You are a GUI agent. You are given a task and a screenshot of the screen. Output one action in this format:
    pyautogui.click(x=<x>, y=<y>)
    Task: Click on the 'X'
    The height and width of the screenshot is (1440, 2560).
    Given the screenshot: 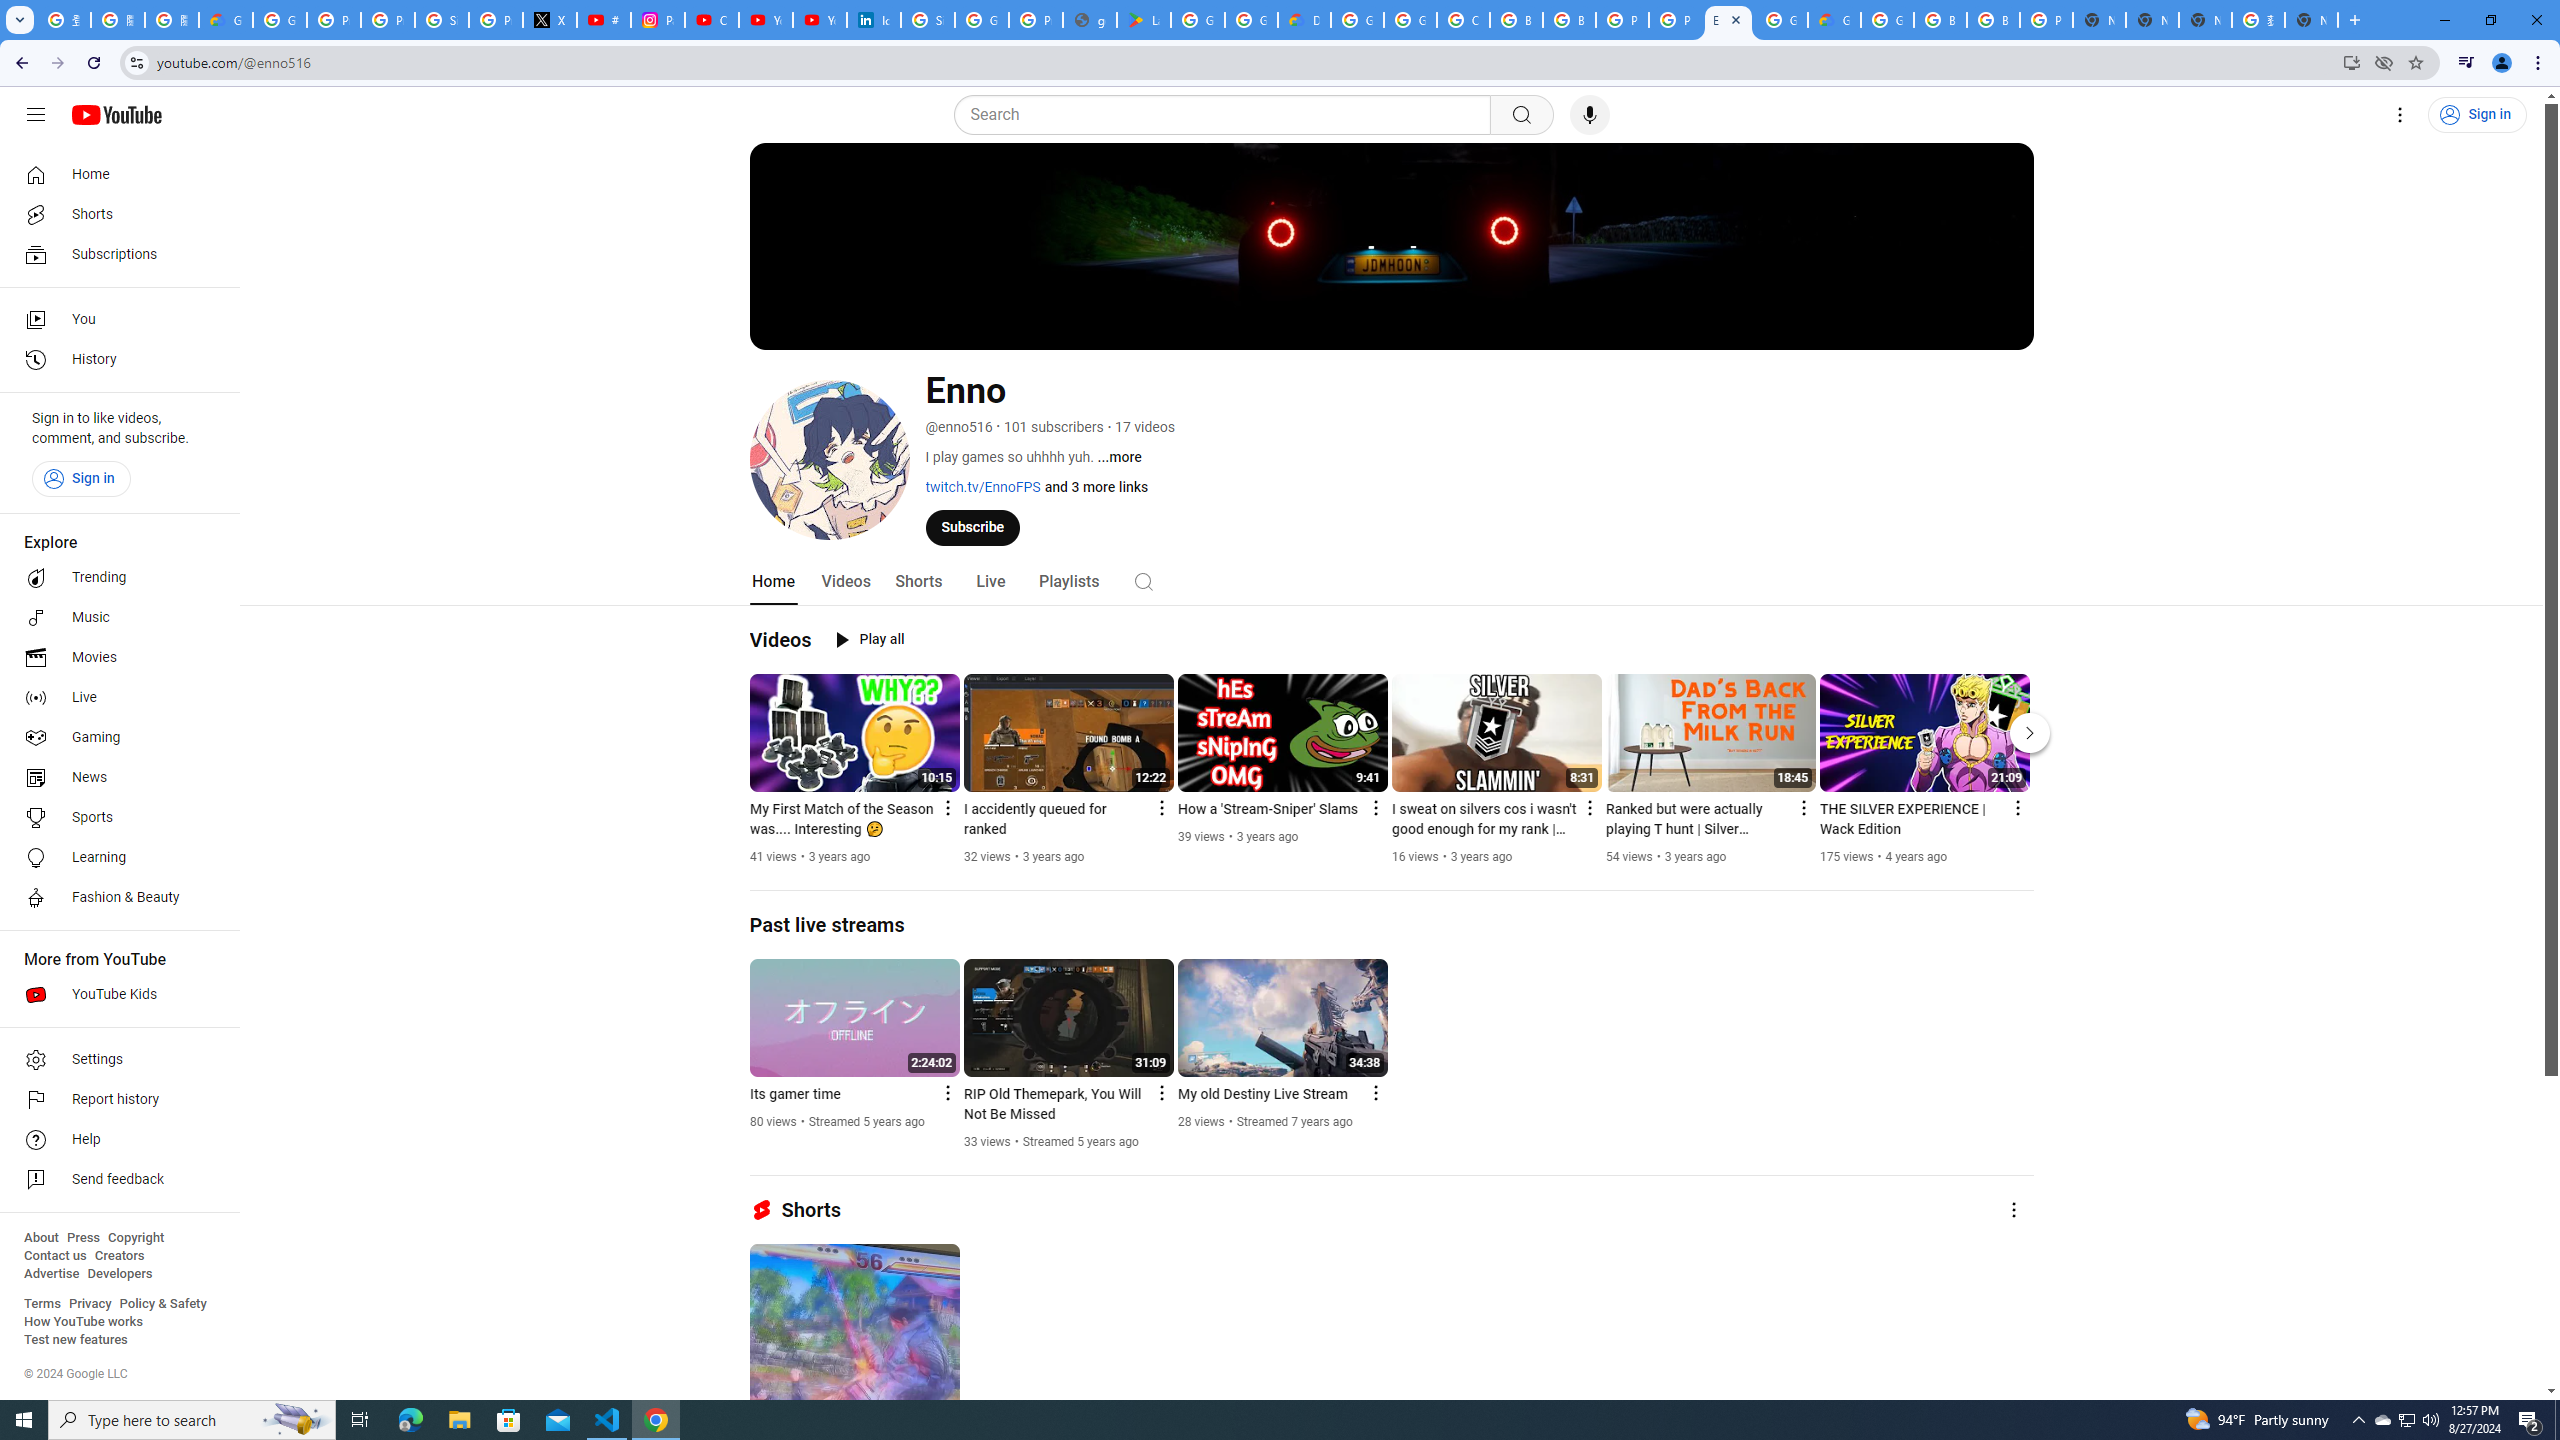 What is the action you would take?
    pyautogui.click(x=550, y=19)
    